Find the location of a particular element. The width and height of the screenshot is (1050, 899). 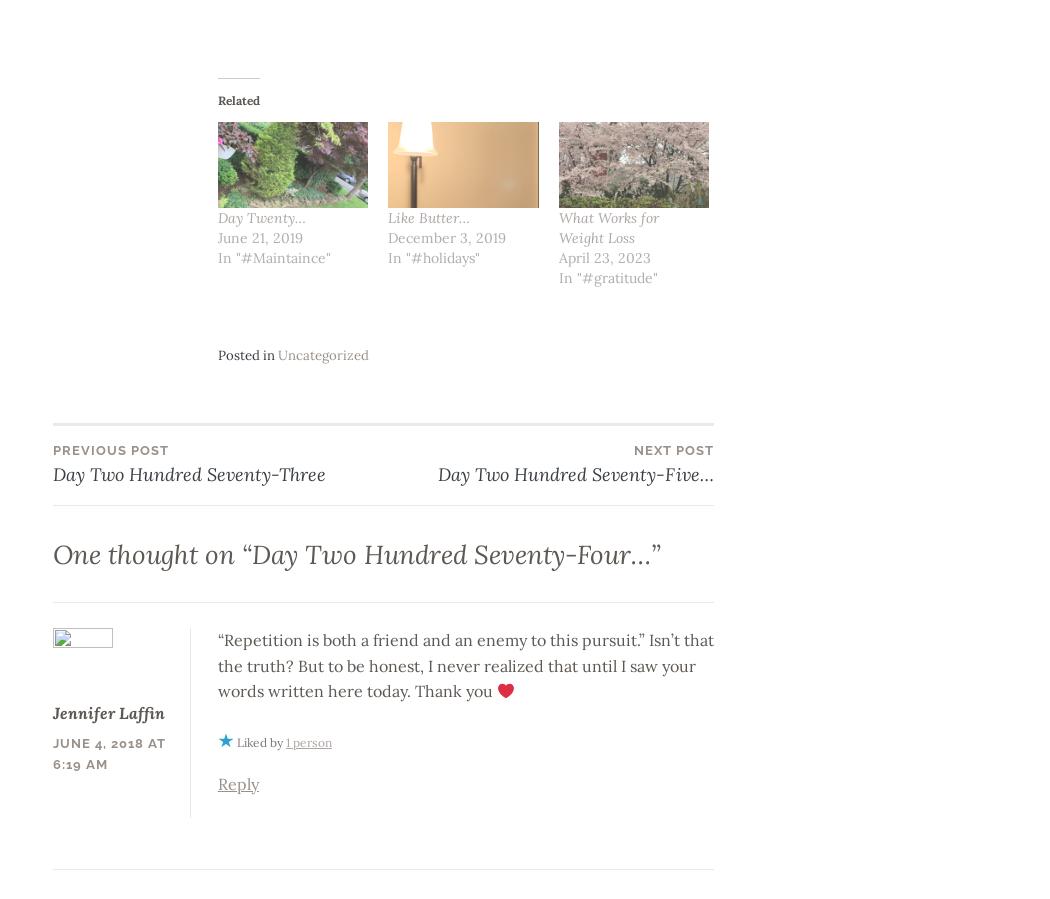

'Posted in' is located at coordinates (246, 354).